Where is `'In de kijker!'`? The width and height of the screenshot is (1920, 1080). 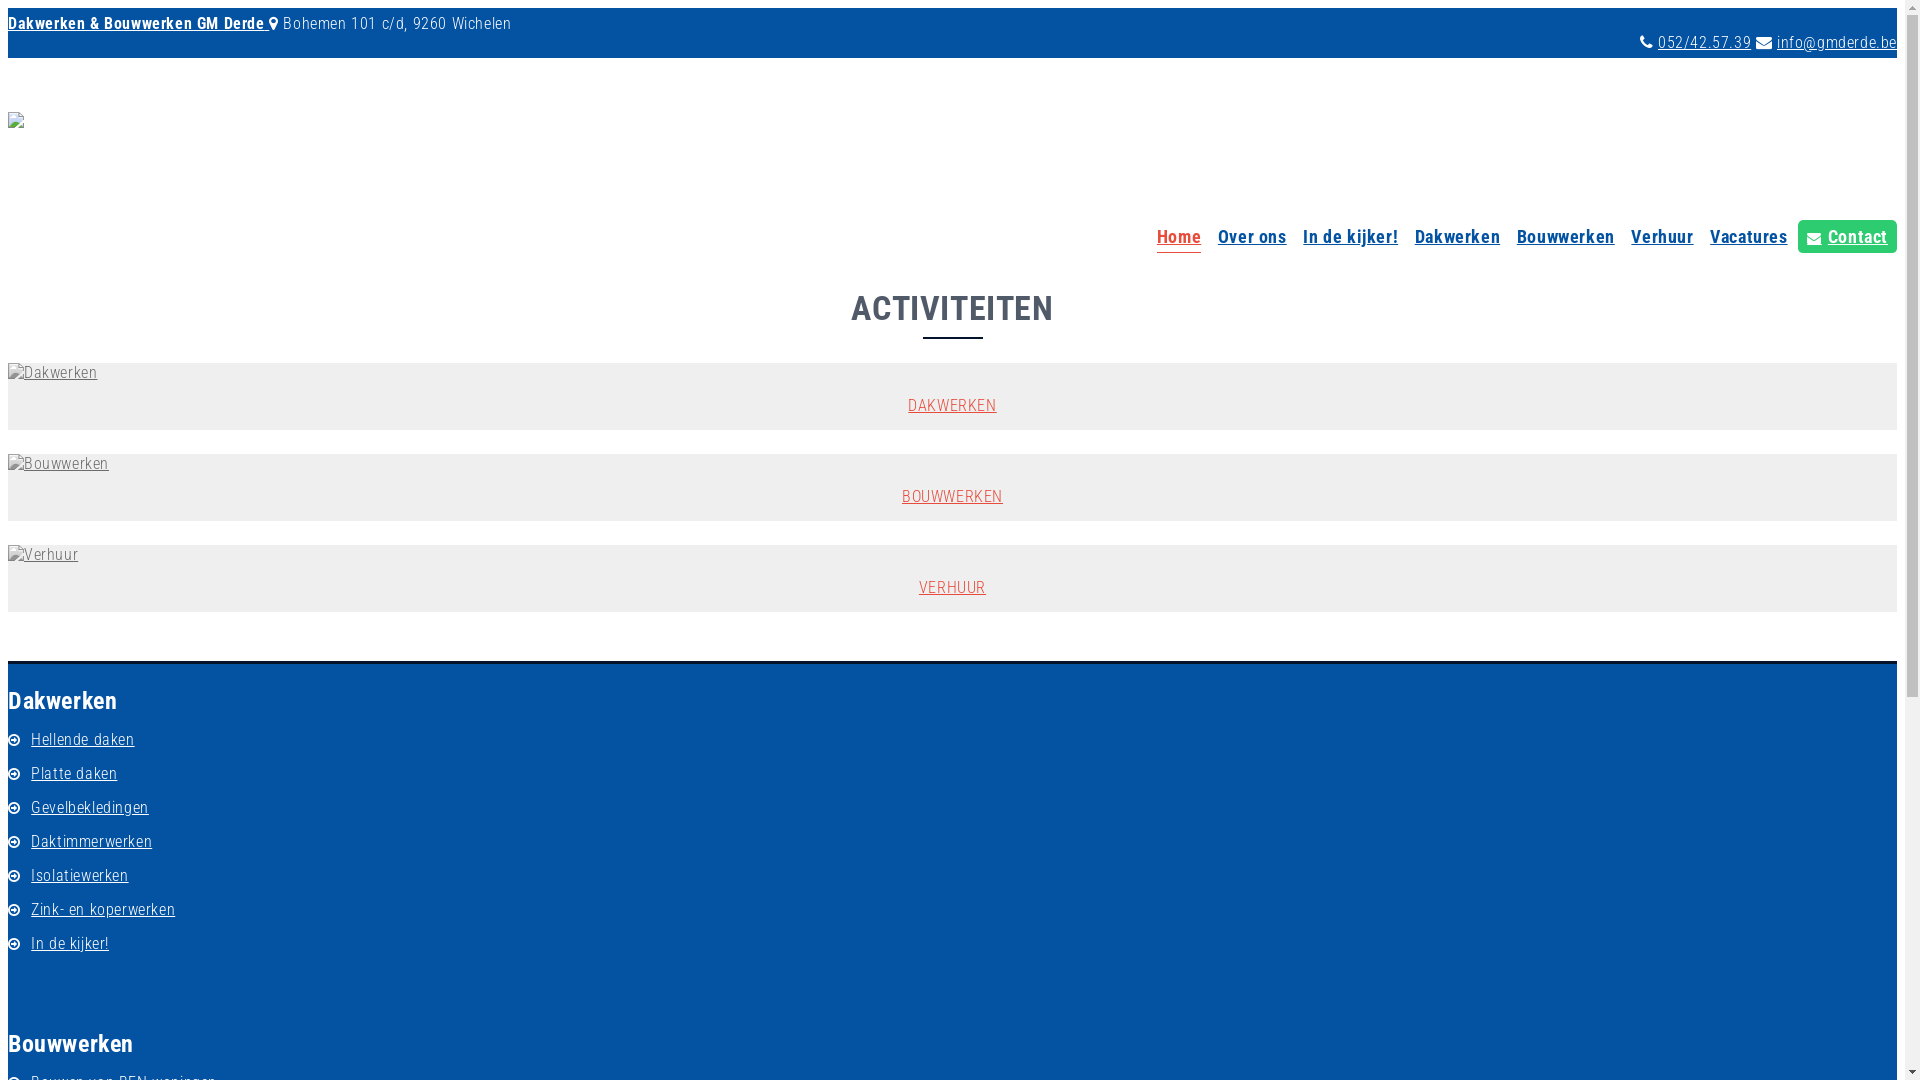 'In de kijker!' is located at coordinates (70, 943).